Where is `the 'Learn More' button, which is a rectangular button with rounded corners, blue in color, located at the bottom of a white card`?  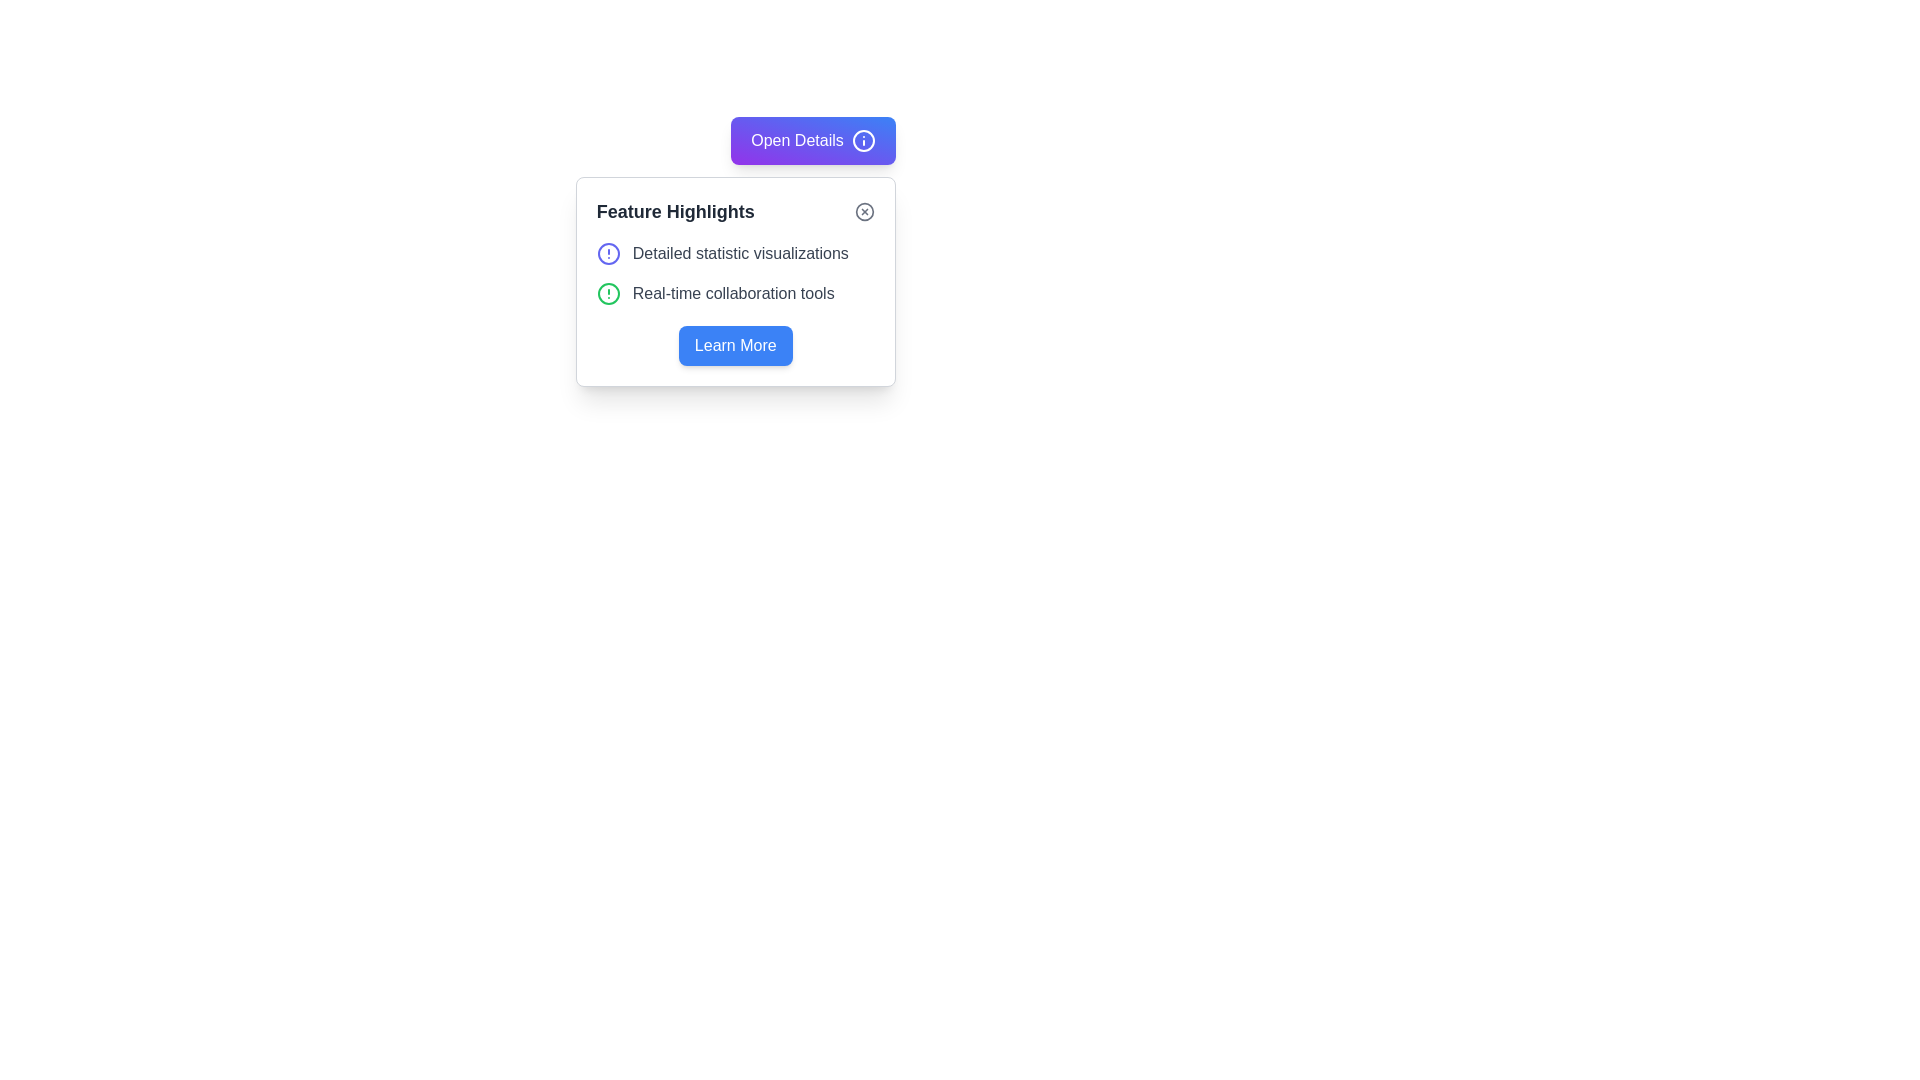
the 'Learn More' button, which is a rectangular button with rounded corners, blue in color, located at the bottom of a white card is located at coordinates (734, 345).